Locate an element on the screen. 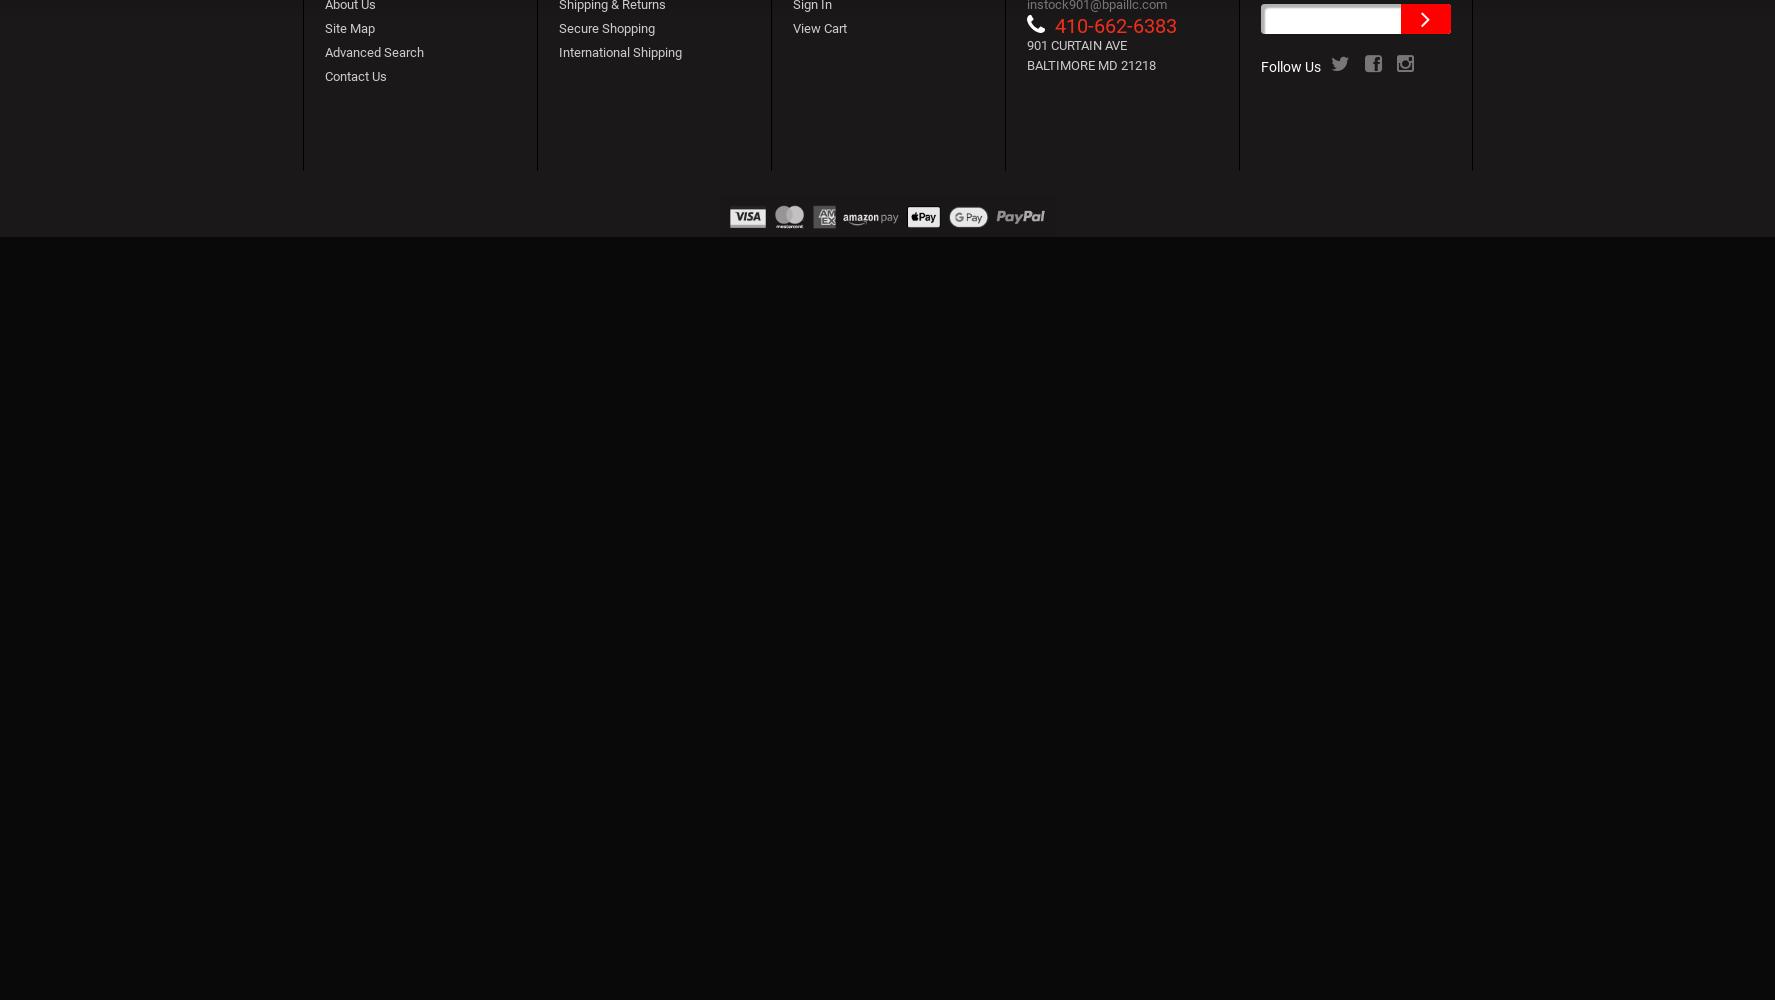  'Advanced Search' is located at coordinates (372, 52).